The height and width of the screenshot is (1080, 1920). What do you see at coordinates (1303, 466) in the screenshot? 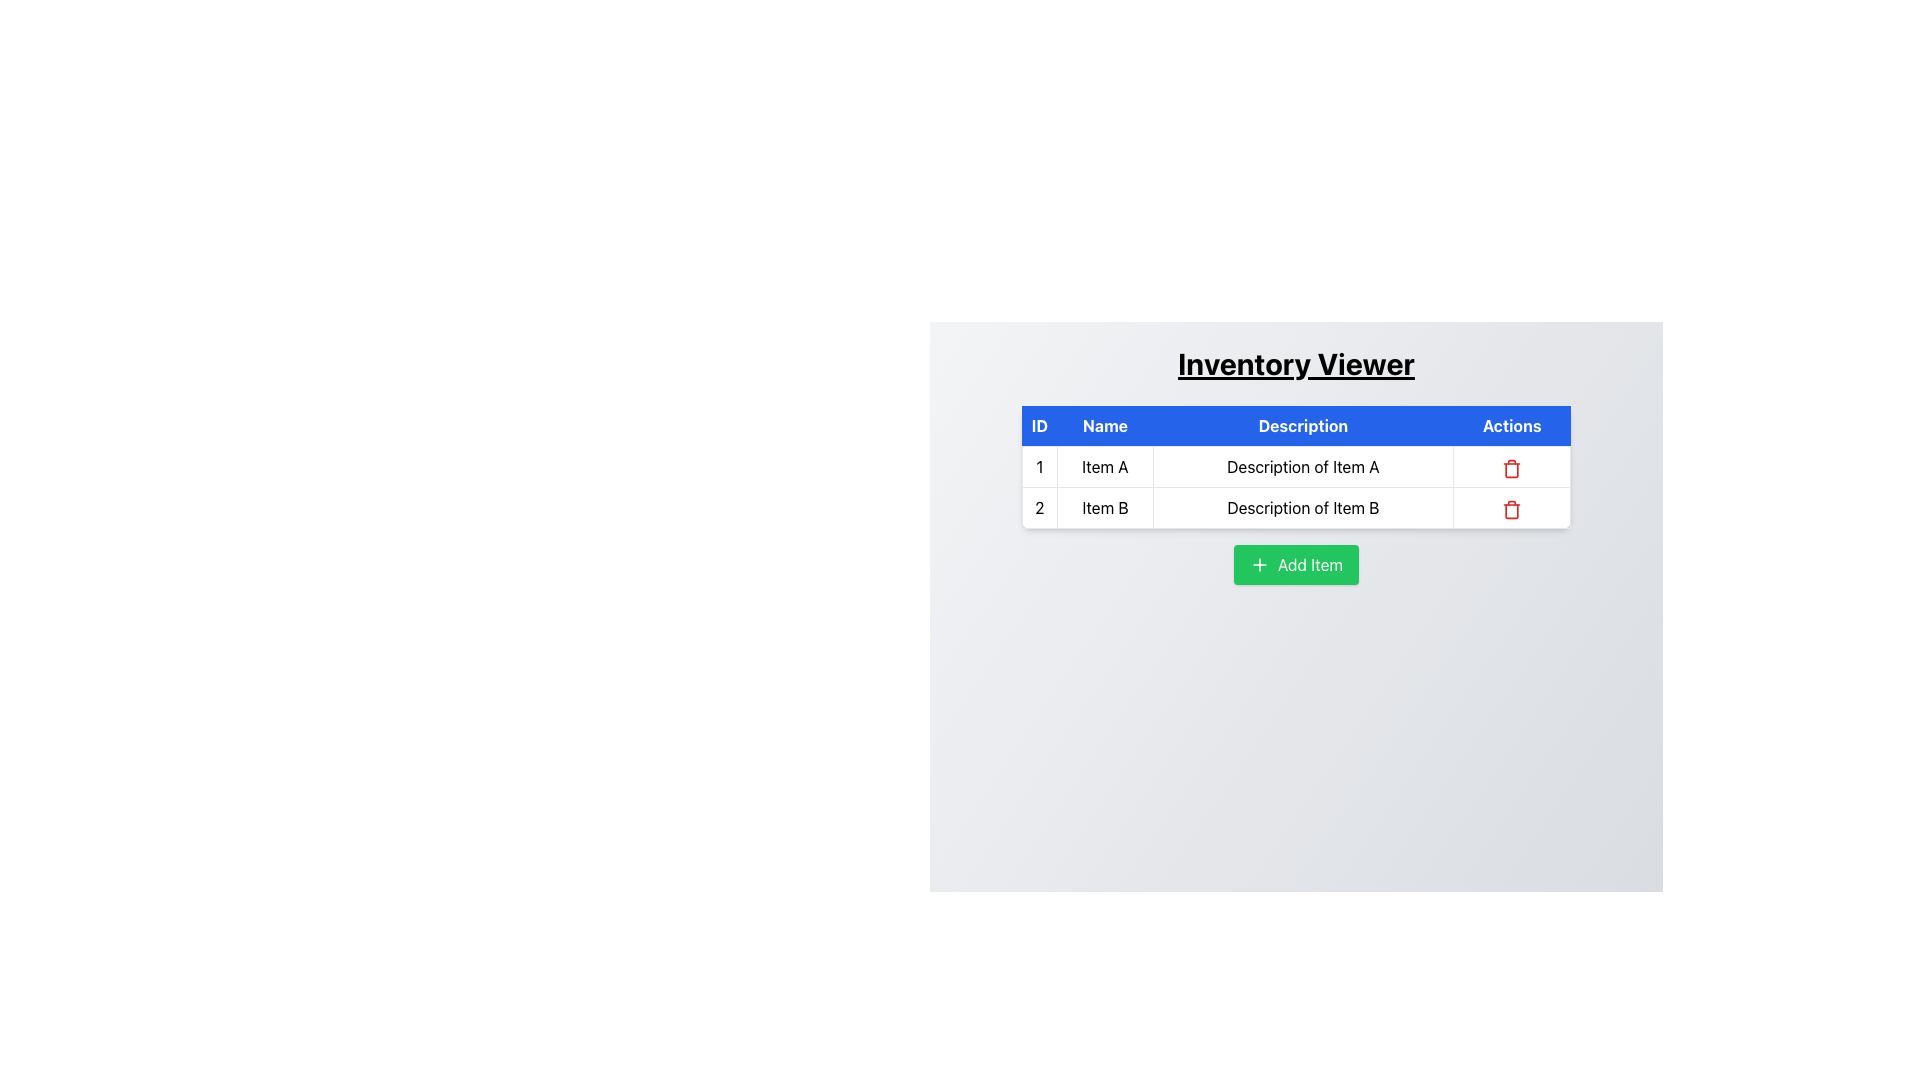
I see `textual content of the Table Cell displaying the description for 'Item A' in the inventory viewer table, located in the 'Description' column of the first row` at bounding box center [1303, 466].